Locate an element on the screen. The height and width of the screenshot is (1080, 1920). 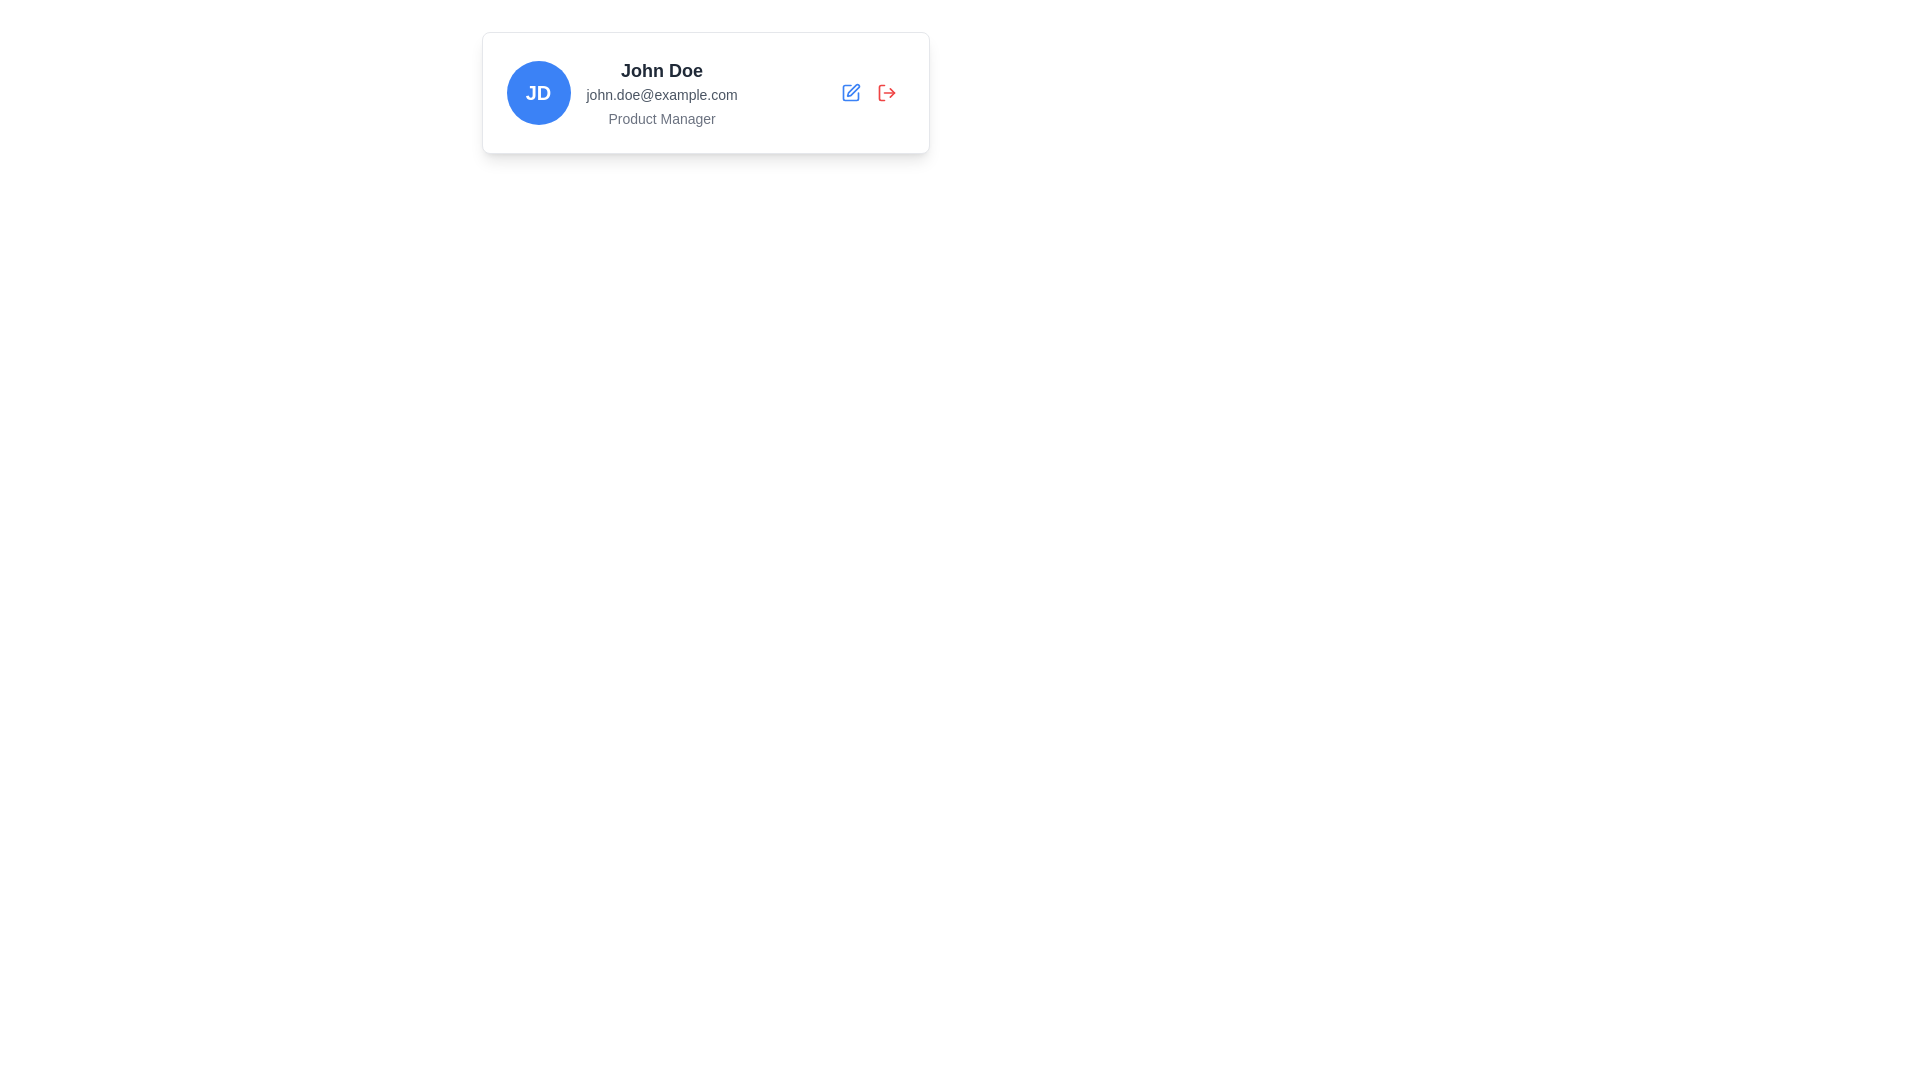
the Text Label displaying the user's name, which is positioned above the email and to the right of the circular avatar with initials 'JD' is located at coordinates (662, 69).